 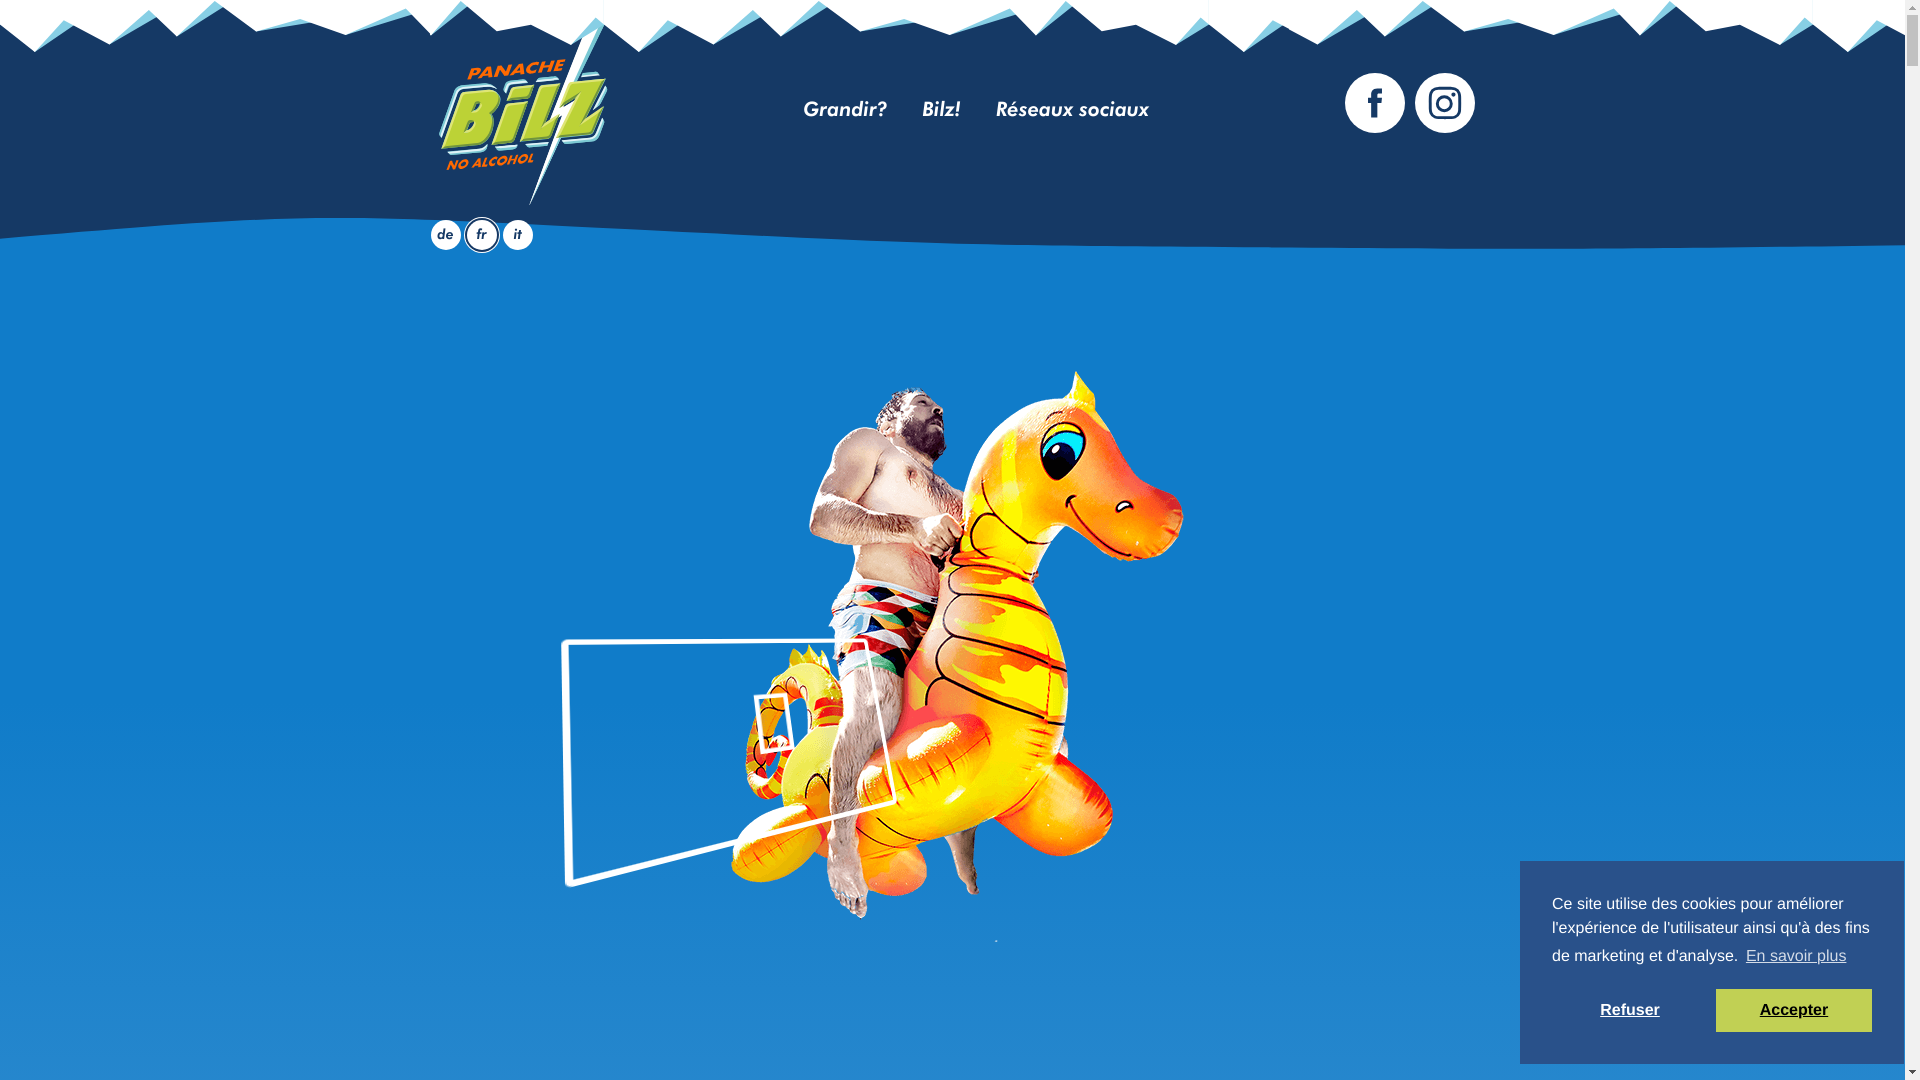 I want to click on 'Grandir?', so click(x=802, y=111).